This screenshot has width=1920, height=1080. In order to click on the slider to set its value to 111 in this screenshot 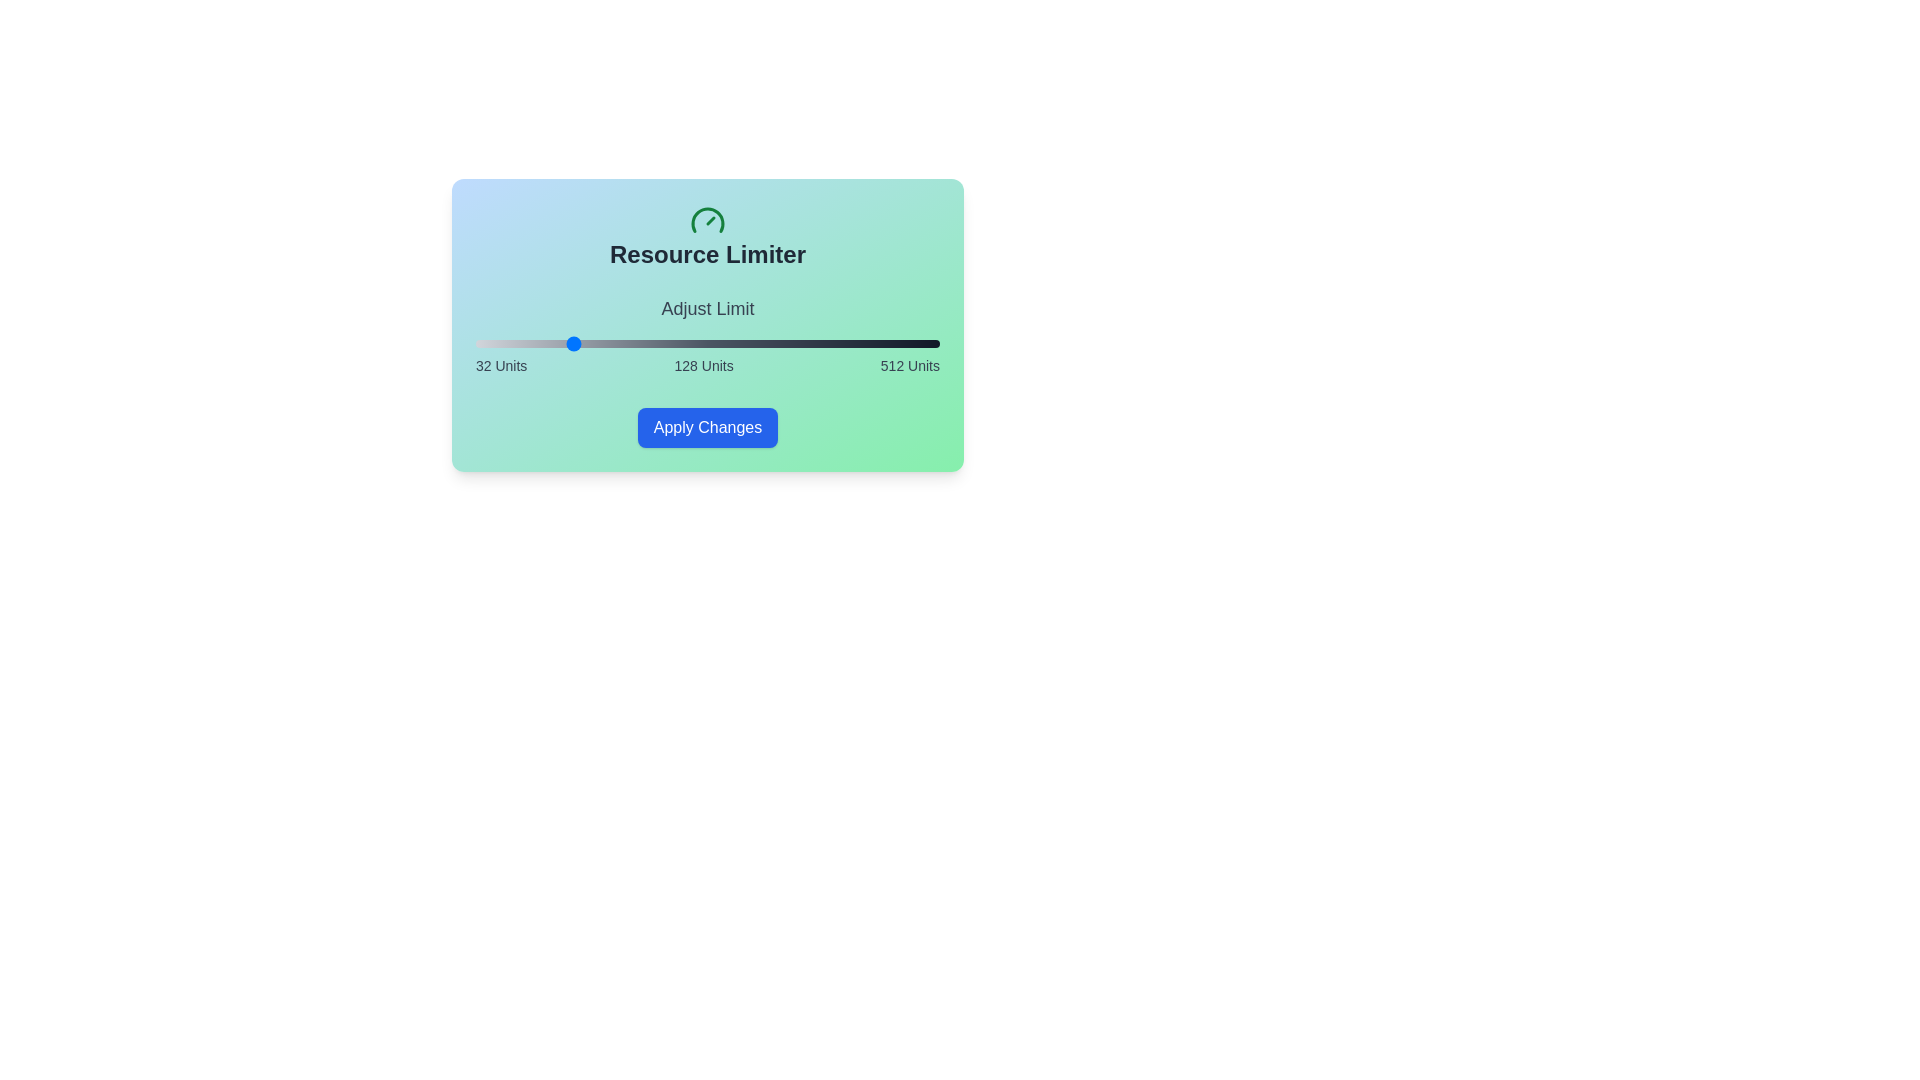, I will do `click(552, 342)`.